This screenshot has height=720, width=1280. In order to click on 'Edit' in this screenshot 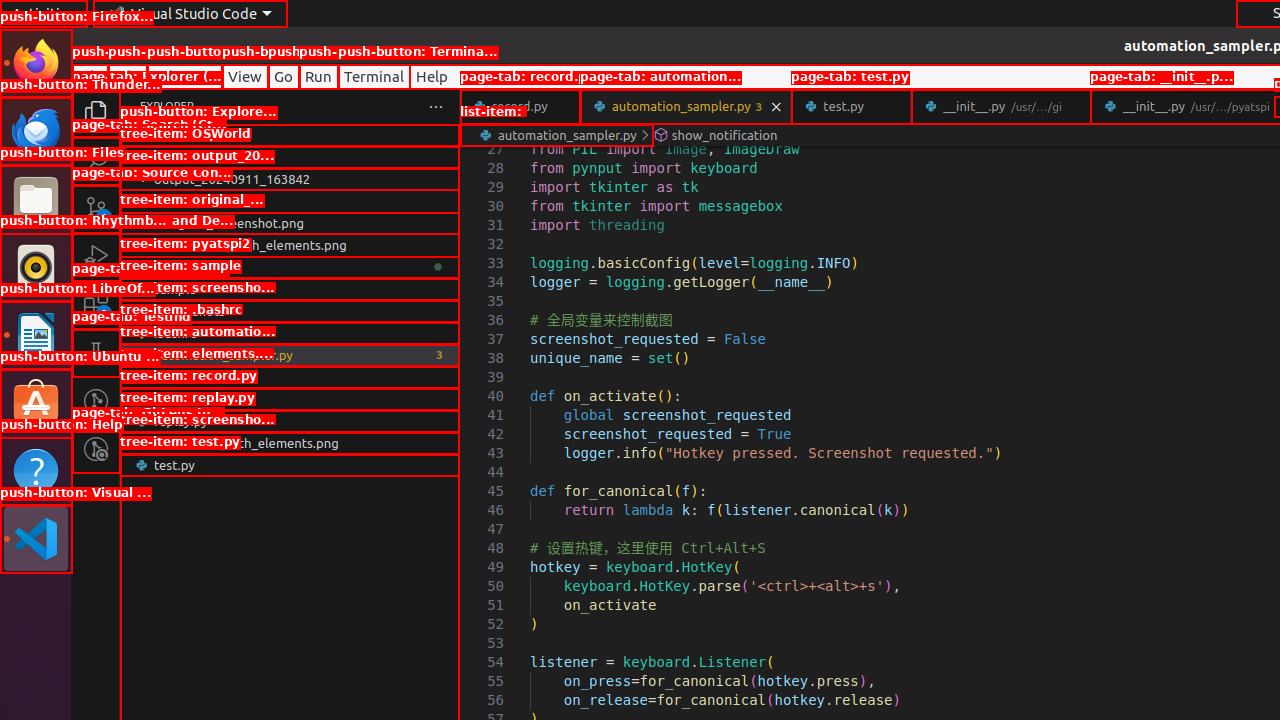, I will do `click(126, 75)`.